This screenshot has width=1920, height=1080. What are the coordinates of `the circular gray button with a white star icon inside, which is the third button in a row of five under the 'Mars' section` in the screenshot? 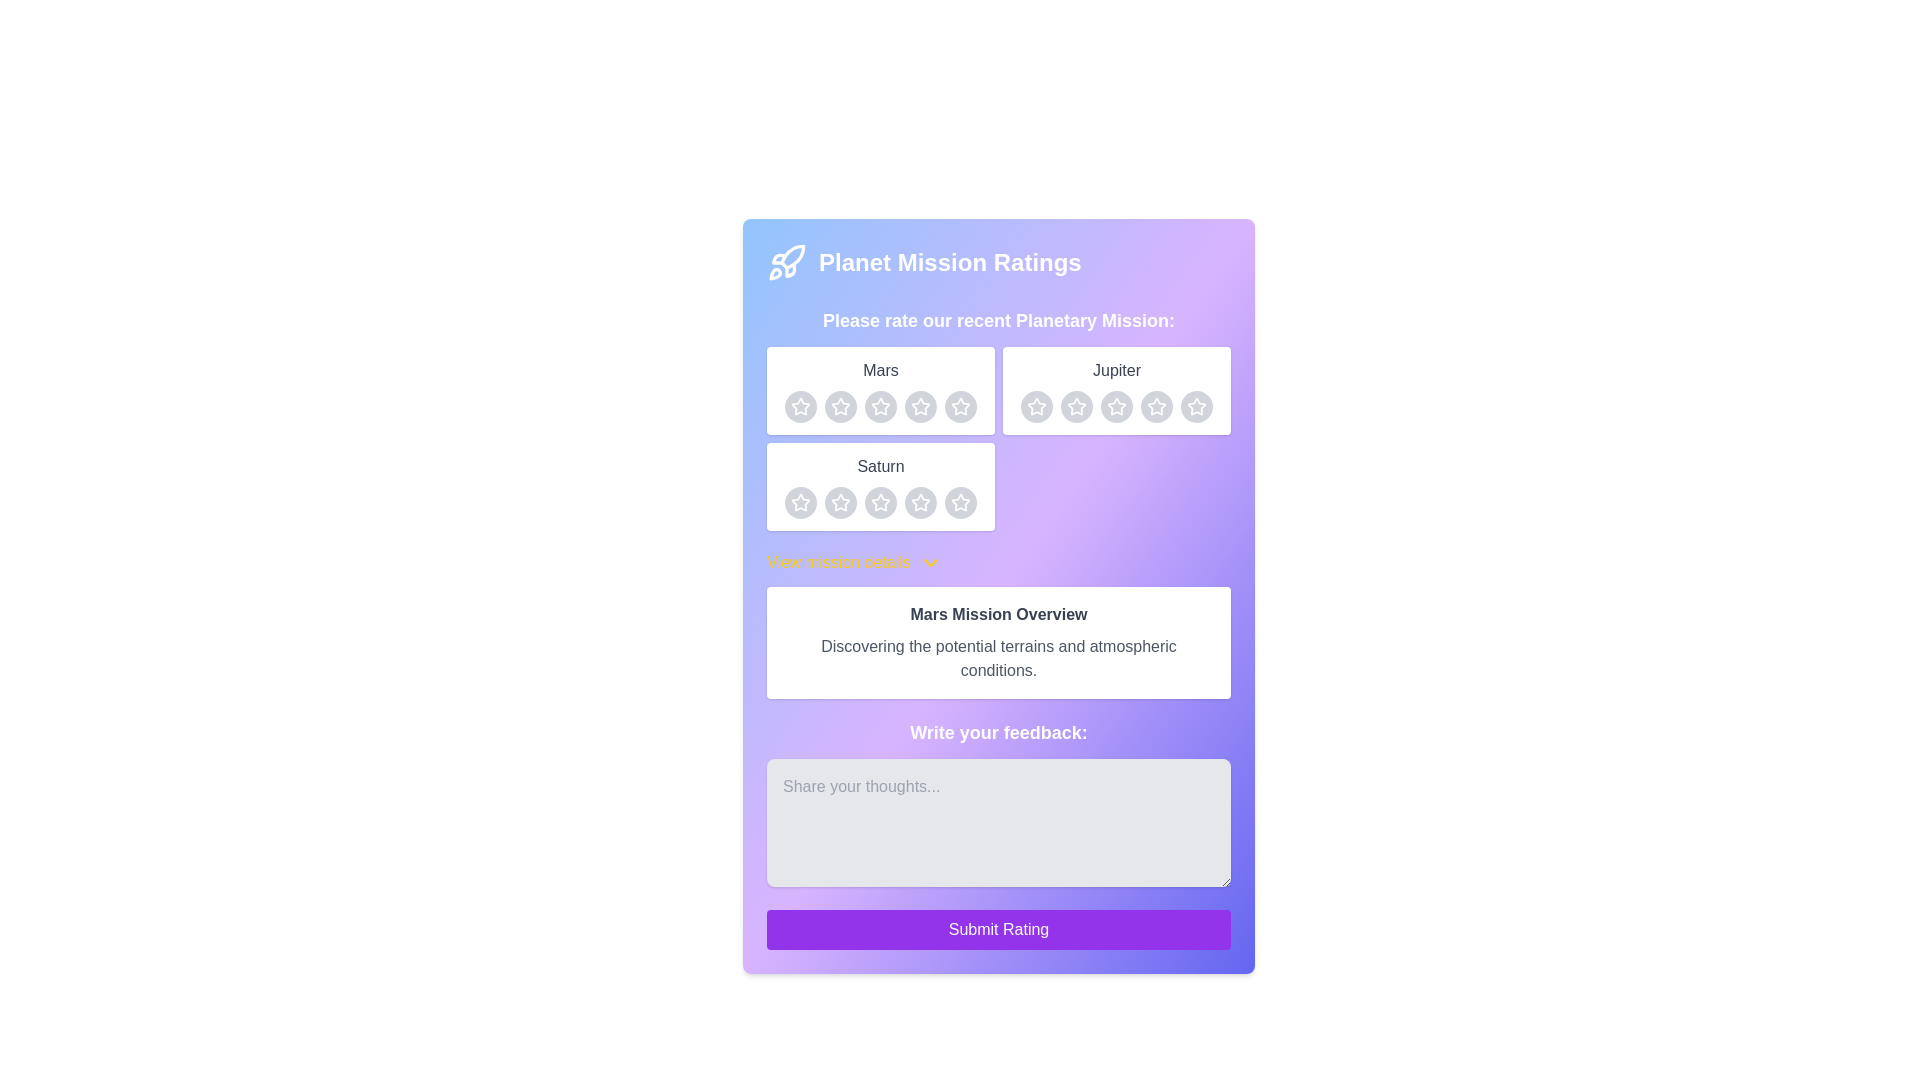 It's located at (880, 406).